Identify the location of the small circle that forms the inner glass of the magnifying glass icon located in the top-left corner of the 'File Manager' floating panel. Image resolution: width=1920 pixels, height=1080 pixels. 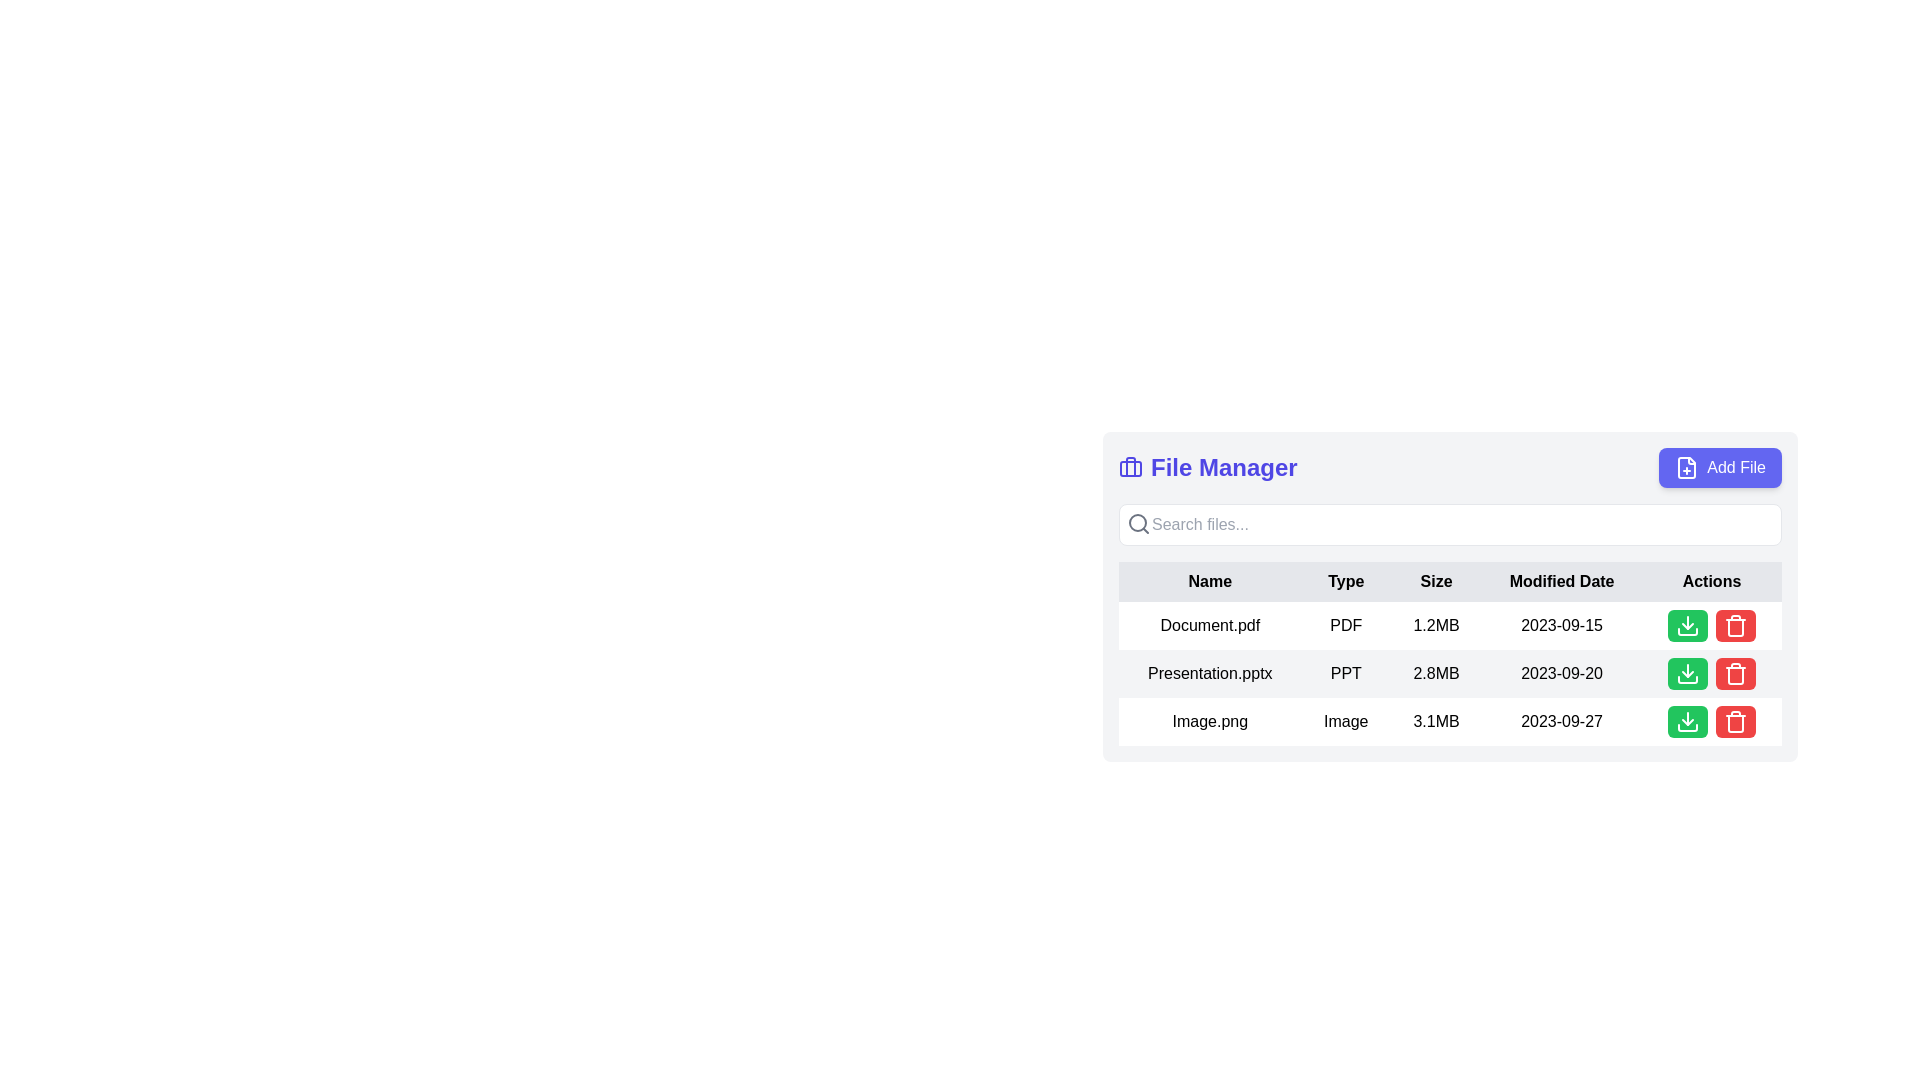
(1137, 522).